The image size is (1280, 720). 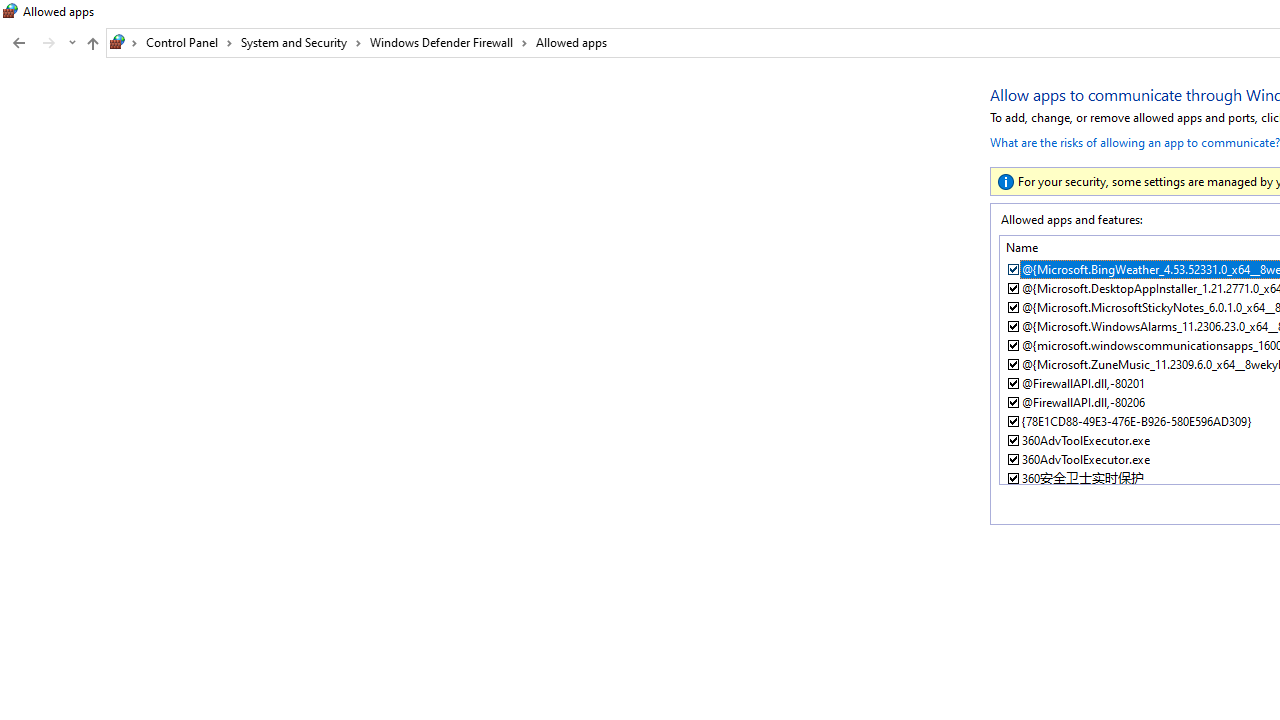 What do you see at coordinates (49, 43) in the screenshot?
I see `'Forward (Alt + Right Arrow)'` at bounding box center [49, 43].